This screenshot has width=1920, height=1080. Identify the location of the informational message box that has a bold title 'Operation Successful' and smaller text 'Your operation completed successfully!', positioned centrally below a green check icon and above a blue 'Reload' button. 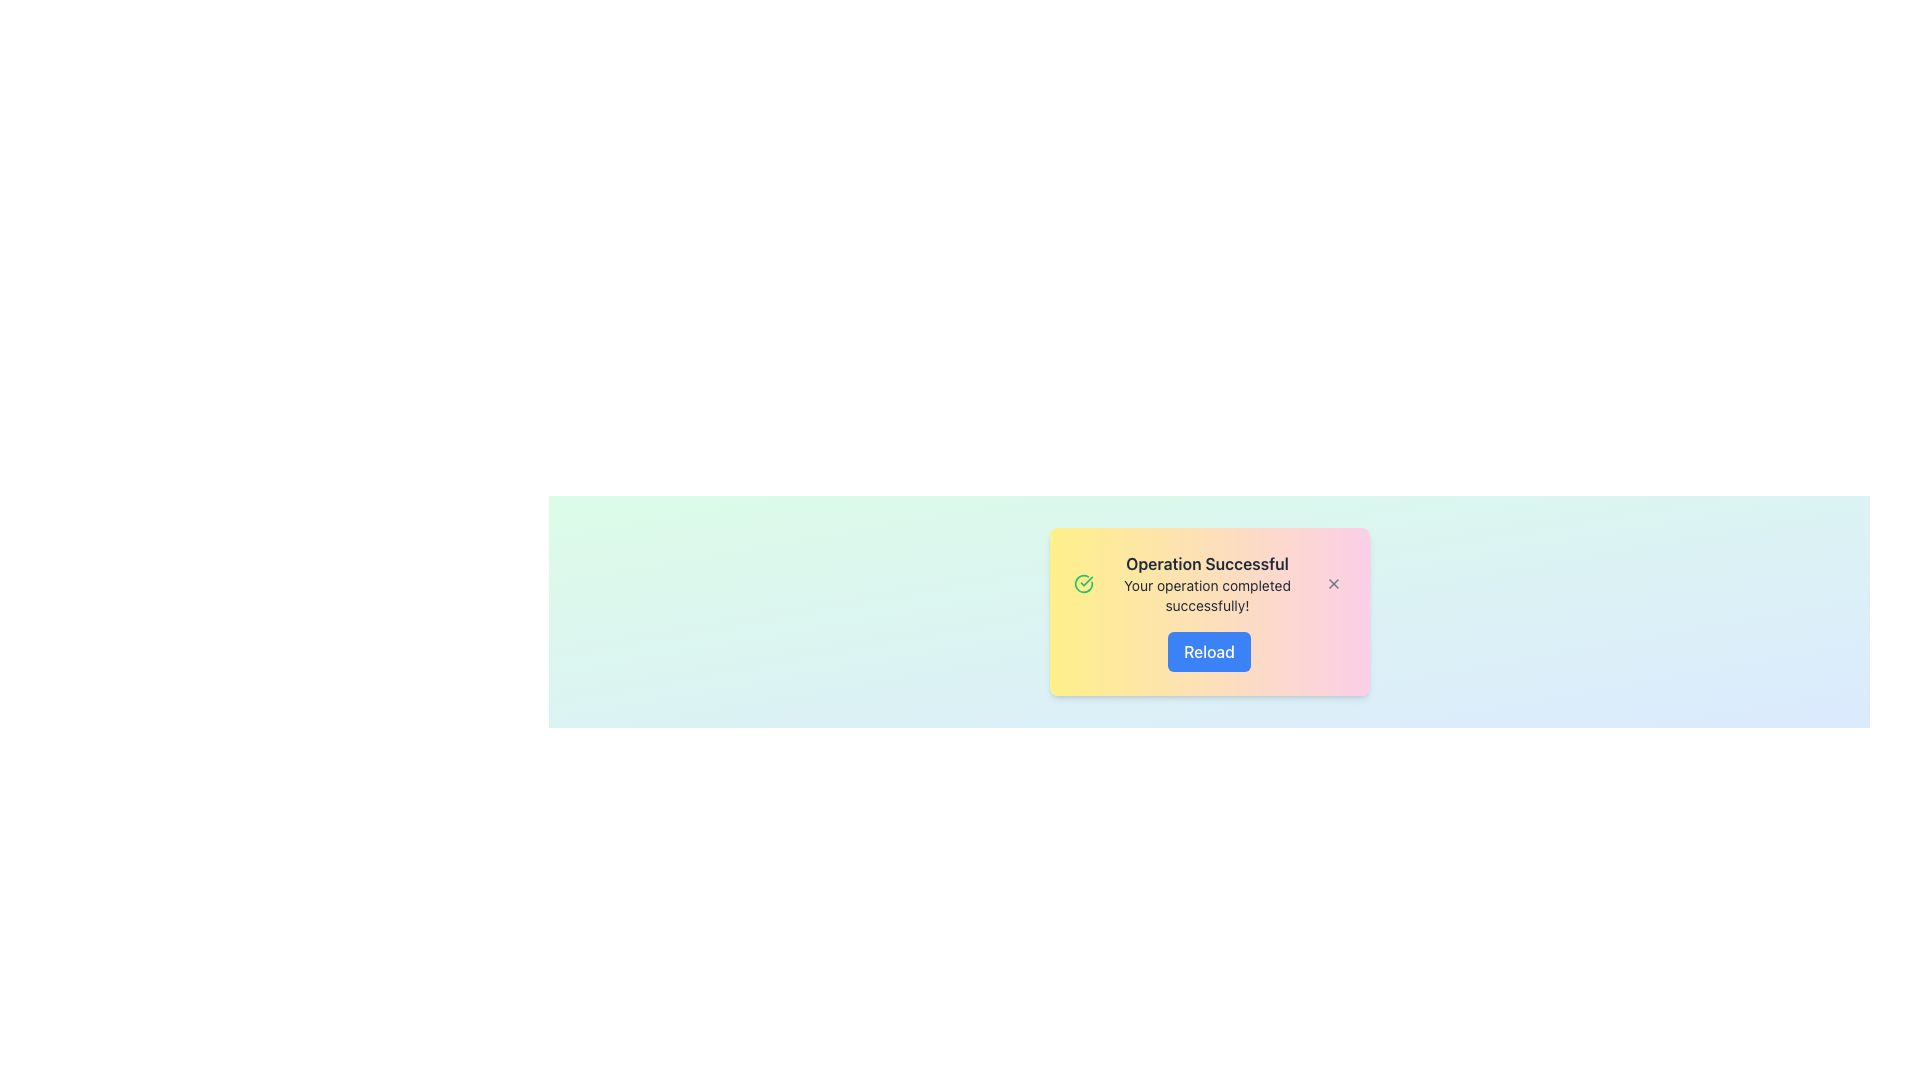
(1206, 583).